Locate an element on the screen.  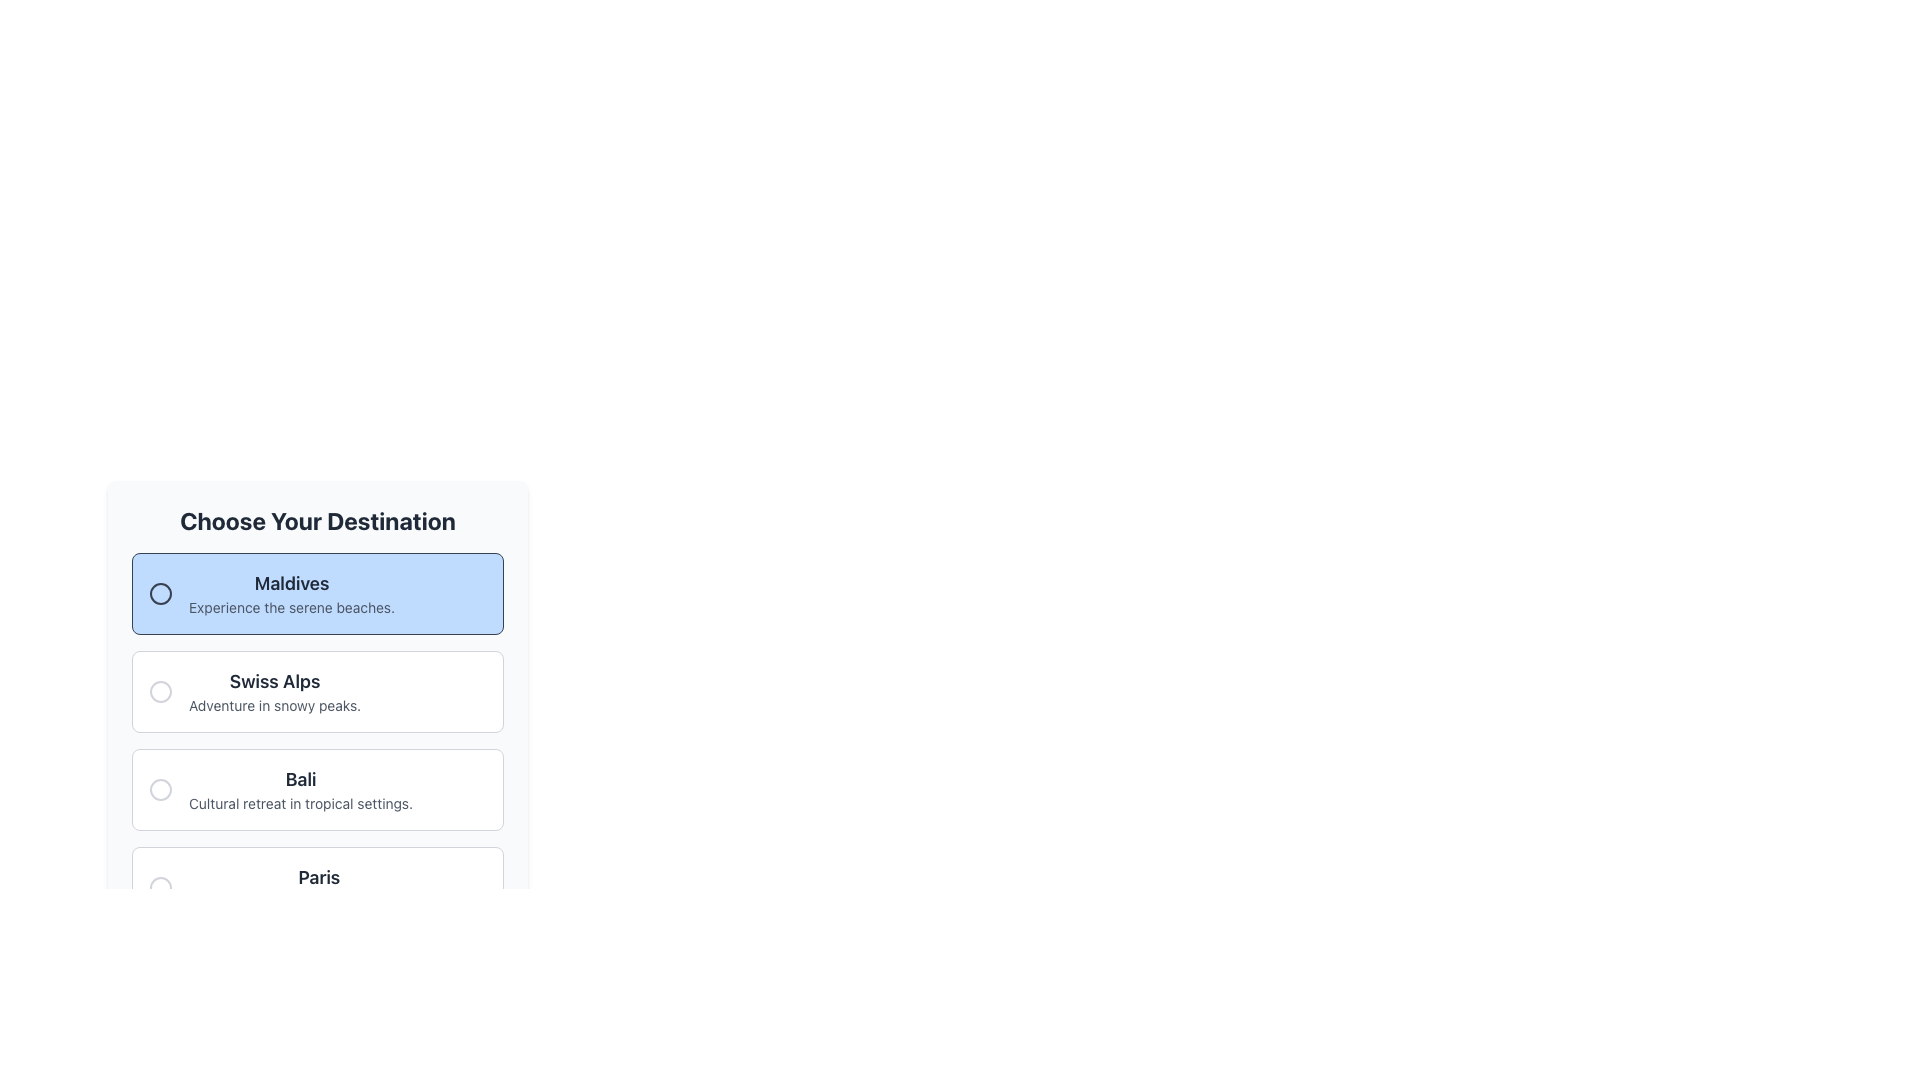
the 'Bali' text label that serves as the title for the destination option is located at coordinates (300, 778).